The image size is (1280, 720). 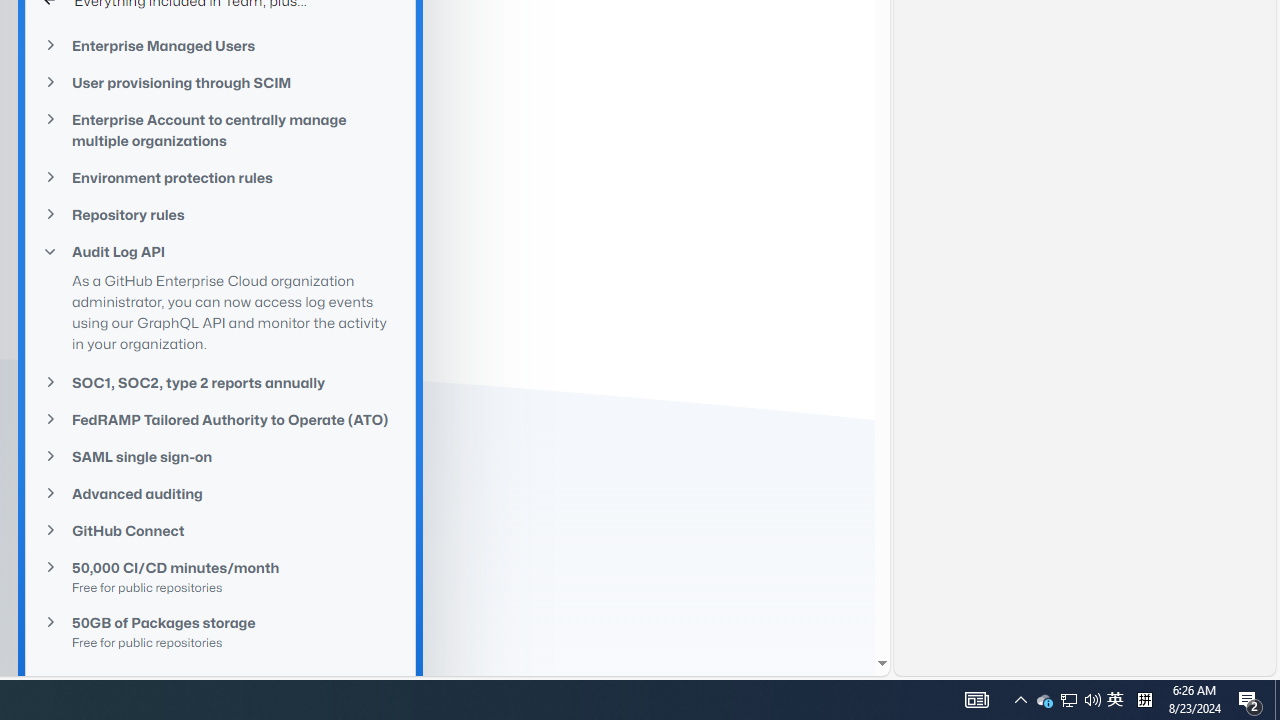 What do you see at coordinates (220, 81) in the screenshot?
I see `'User provisioning through SCIM'` at bounding box center [220, 81].